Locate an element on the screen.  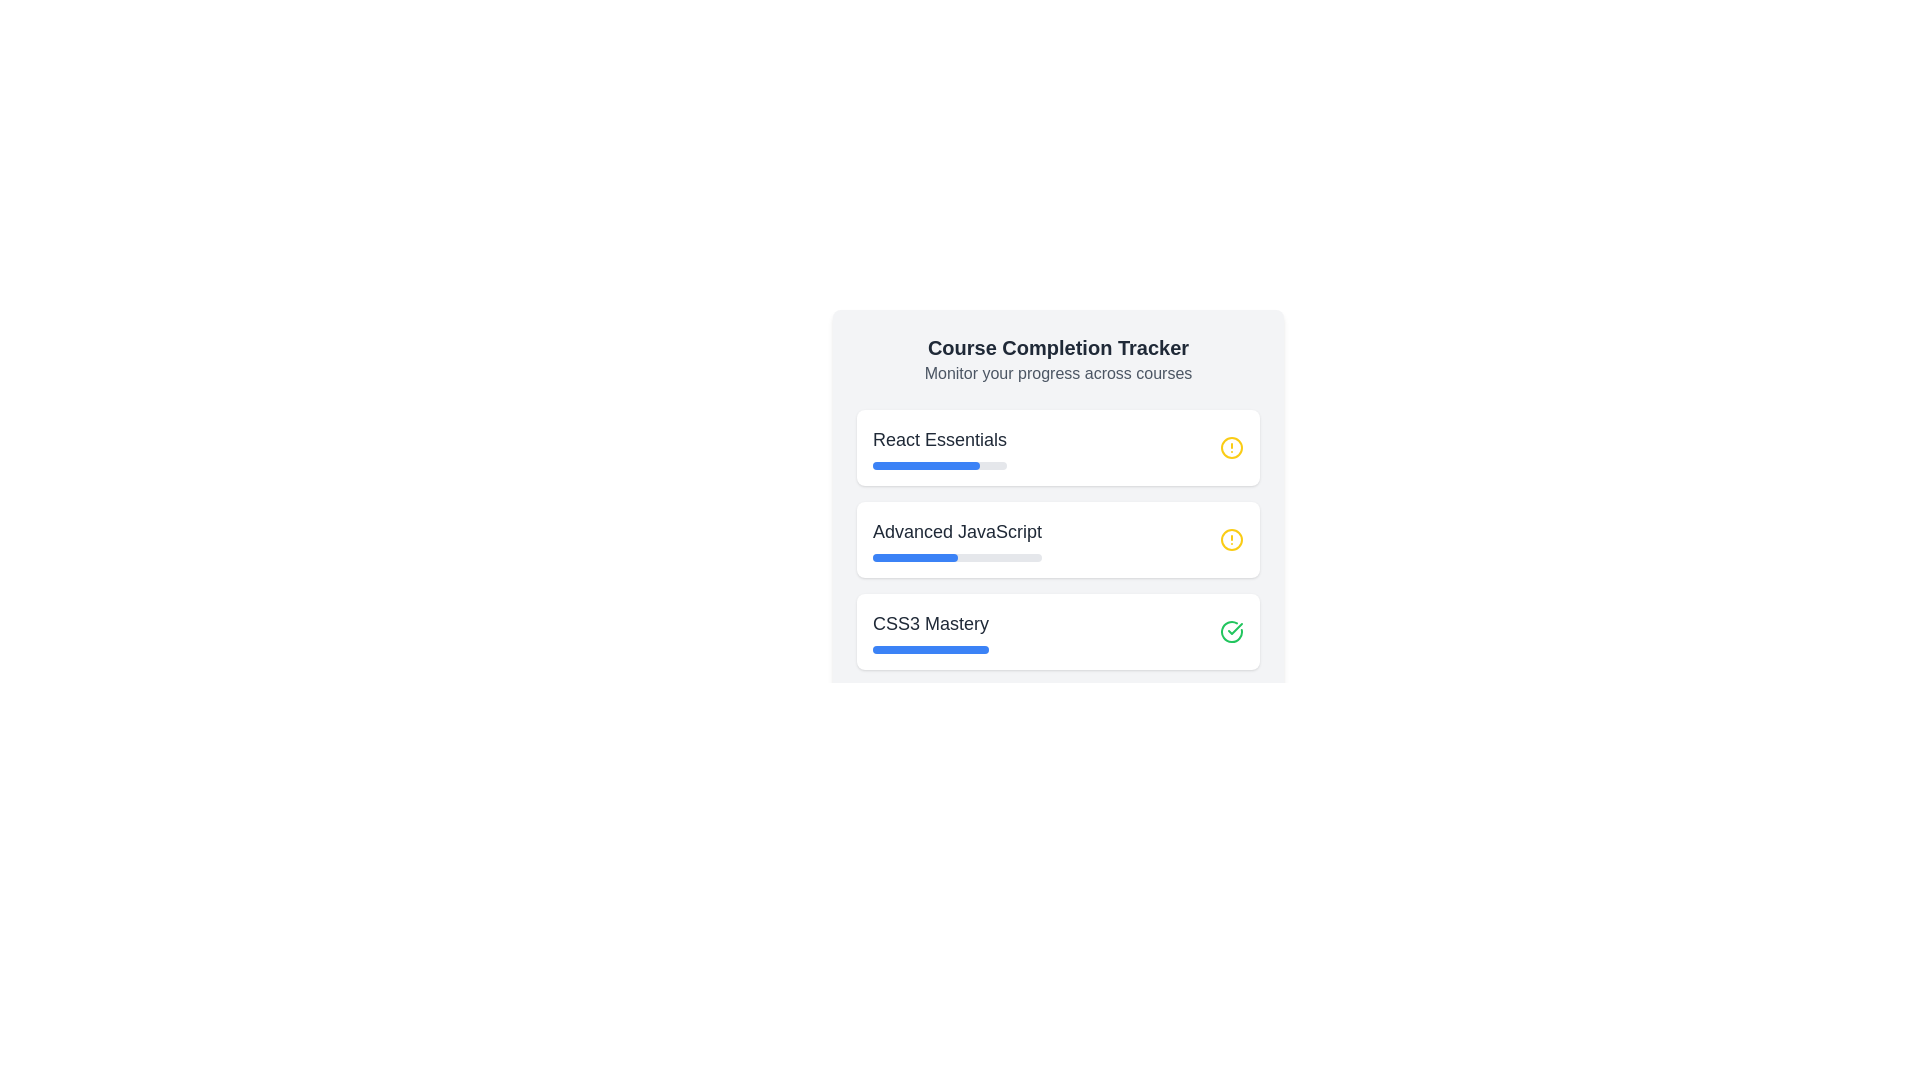
the Status indicator icon indicating the completed status of the course 'CSS3 Mastery' located at the right end of the row adjacent to the progress bar is located at coordinates (1231, 632).